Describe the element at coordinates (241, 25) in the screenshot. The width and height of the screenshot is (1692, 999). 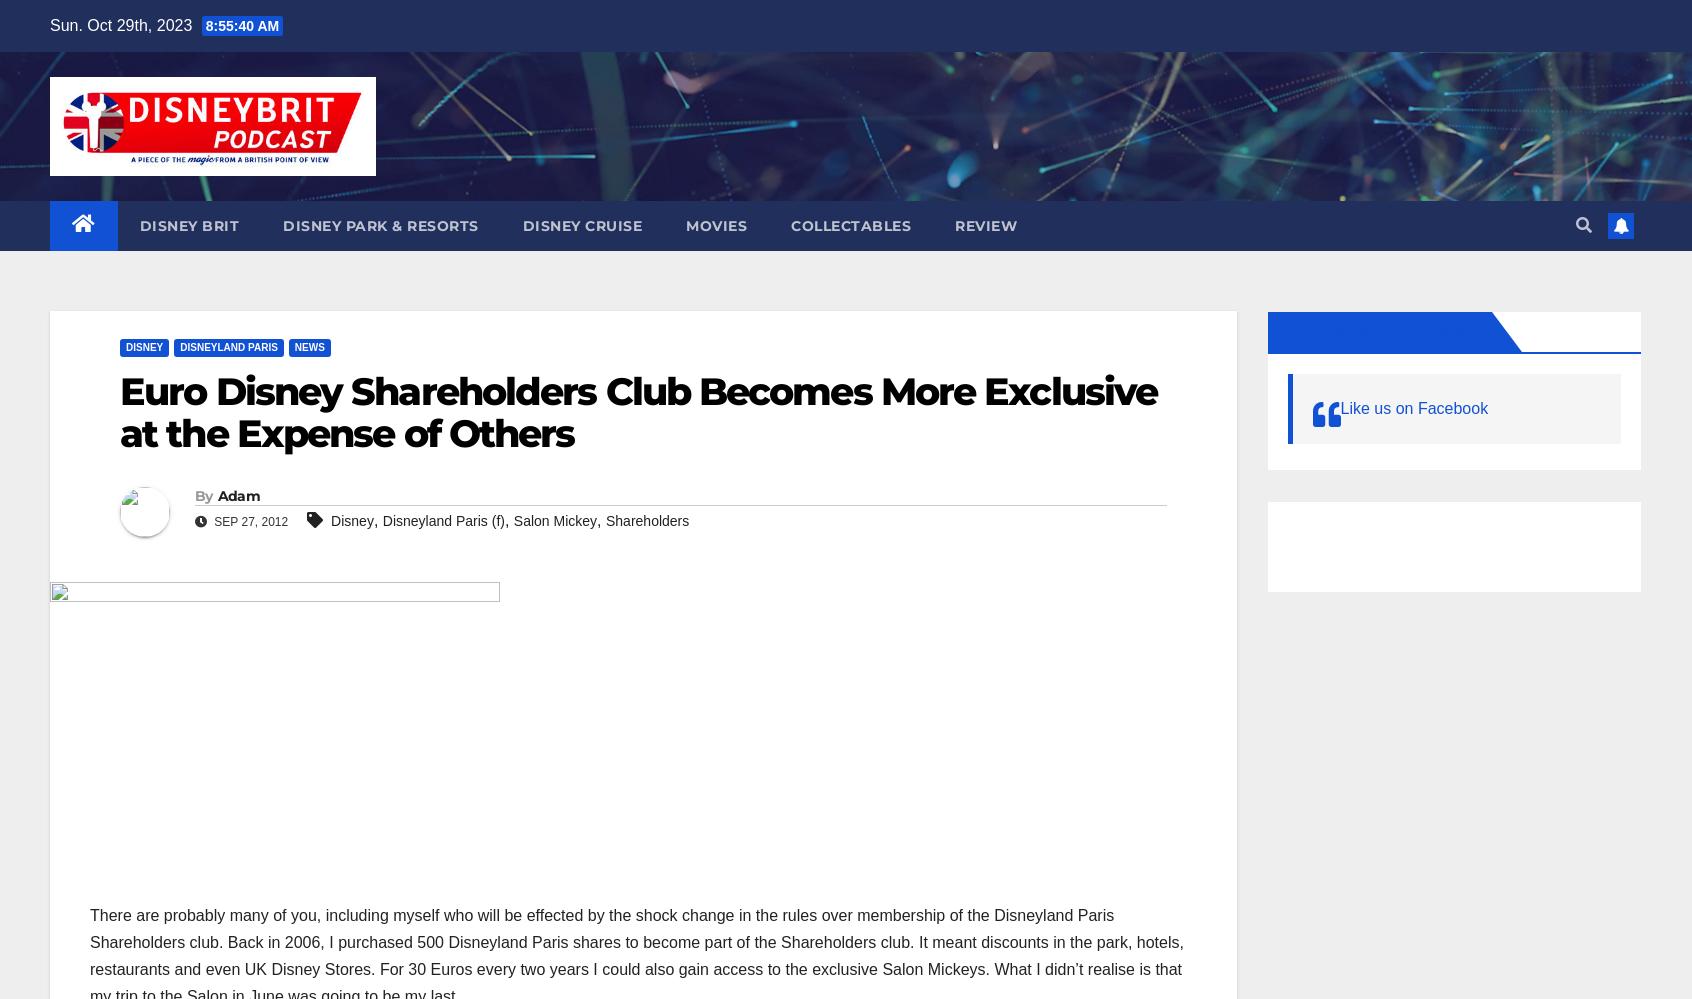
I see `'8:55:41 AM'` at that location.